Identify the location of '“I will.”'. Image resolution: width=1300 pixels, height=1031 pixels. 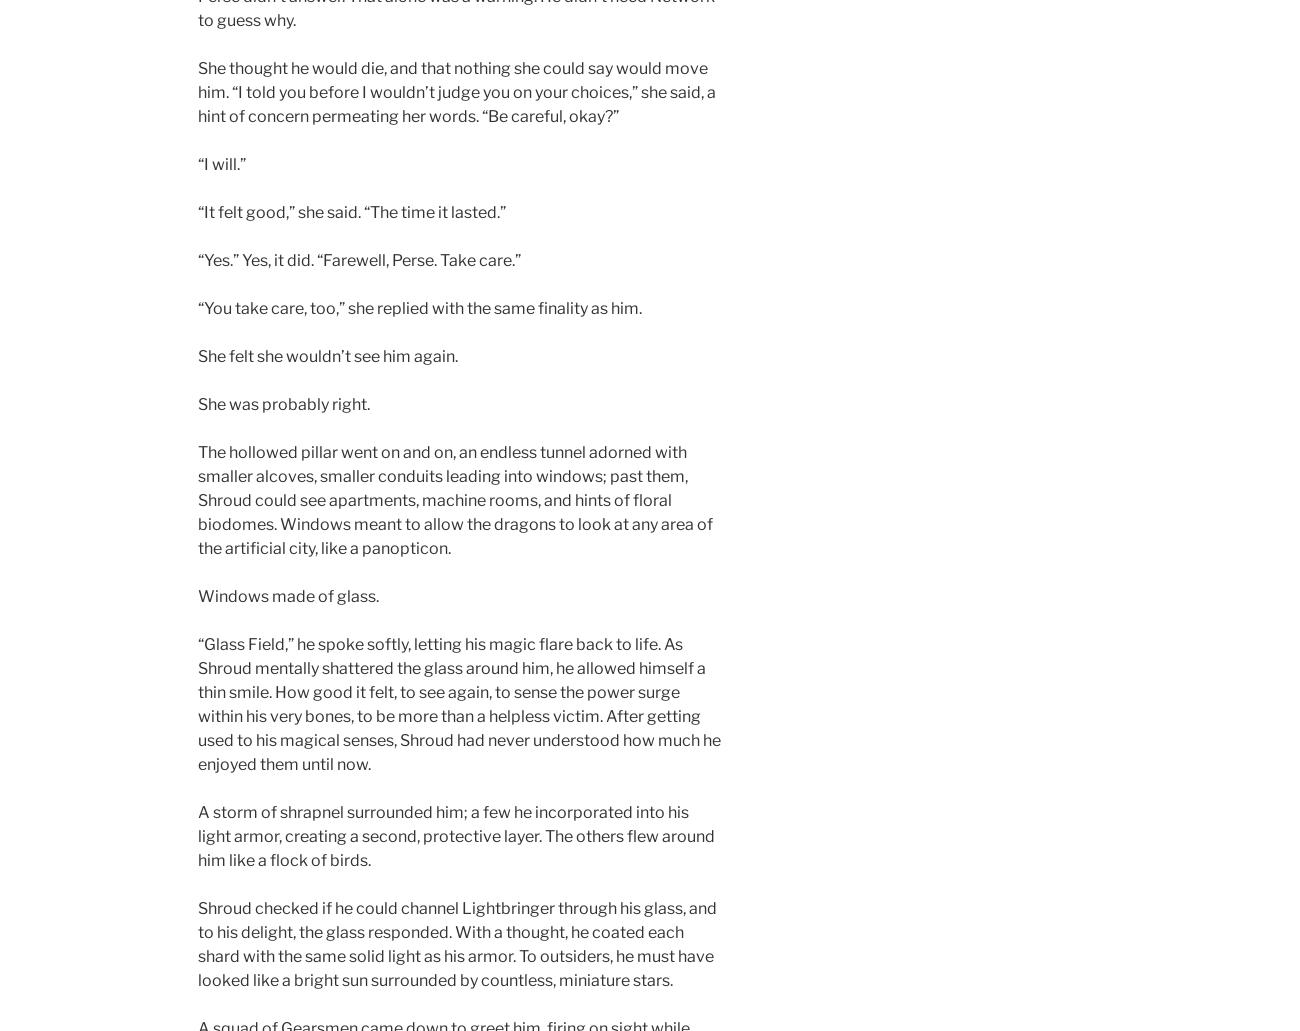
(221, 163).